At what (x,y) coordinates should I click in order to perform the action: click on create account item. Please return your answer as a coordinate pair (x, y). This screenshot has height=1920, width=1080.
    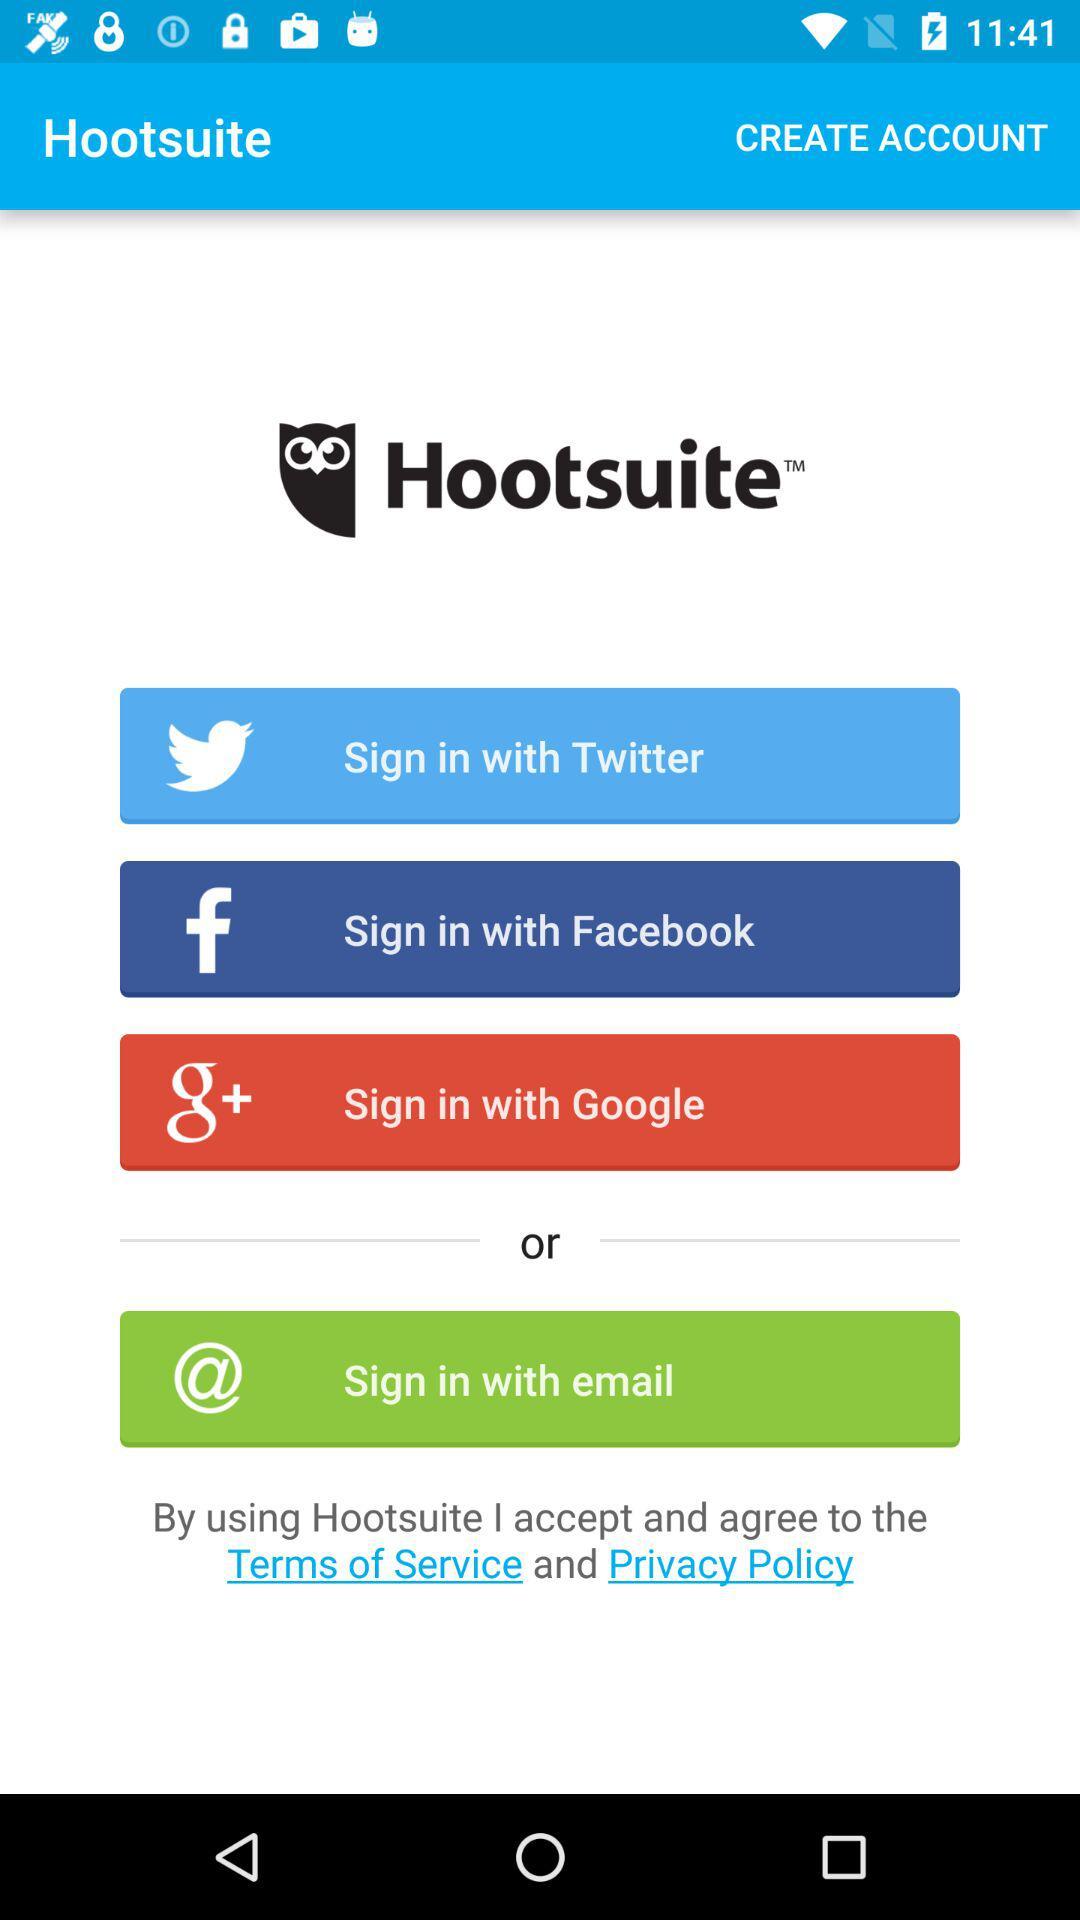
    Looking at the image, I should click on (890, 135).